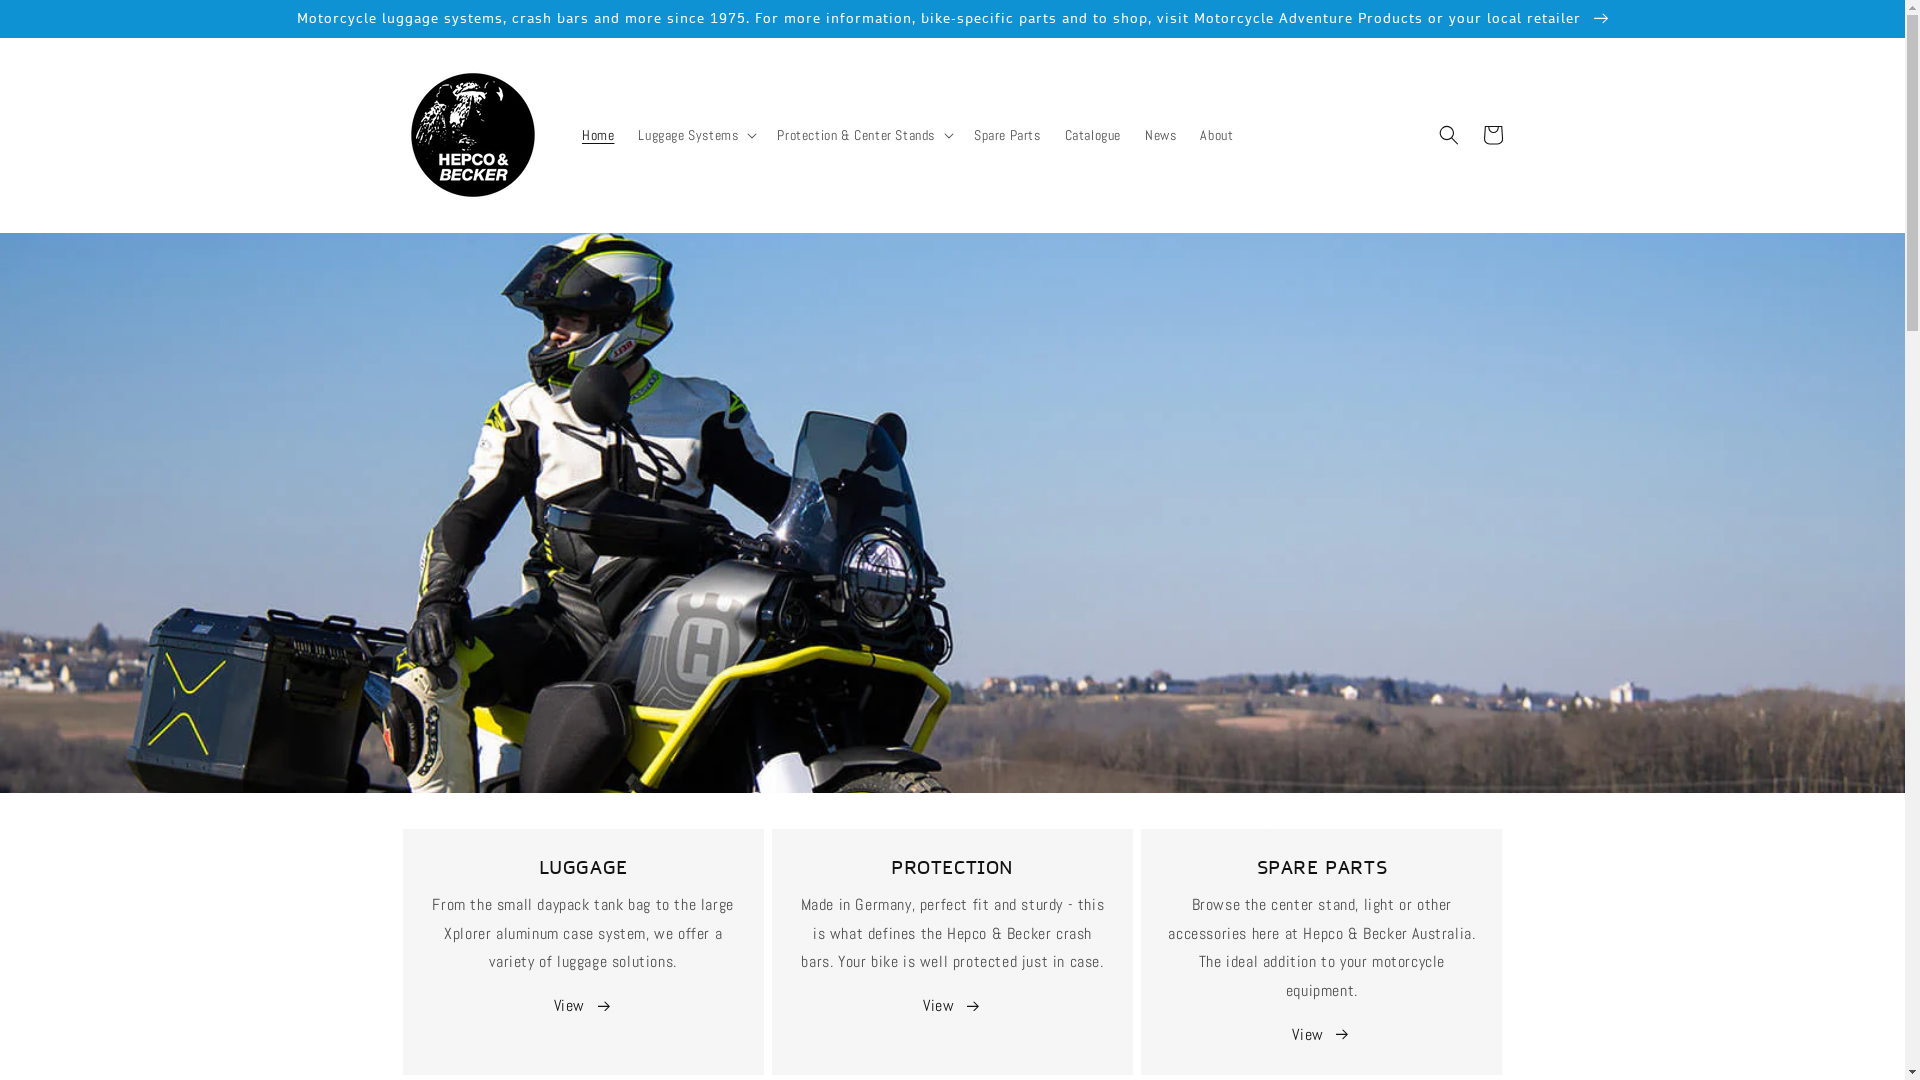 The width and height of the screenshot is (1920, 1080). Describe the element at coordinates (553, 1006) in the screenshot. I see `'View '` at that location.